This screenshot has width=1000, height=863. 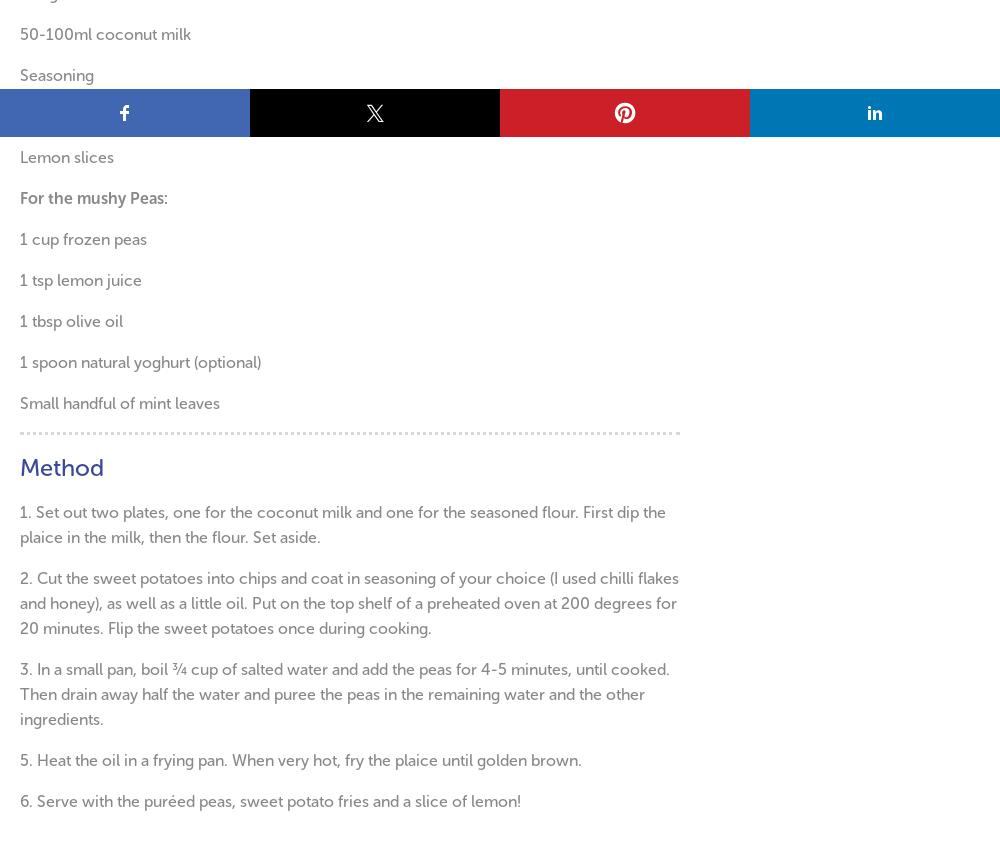 What do you see at coordinates (90, 402) in the screenshot?
I see `'handful'` at bounding box center [90, 402].